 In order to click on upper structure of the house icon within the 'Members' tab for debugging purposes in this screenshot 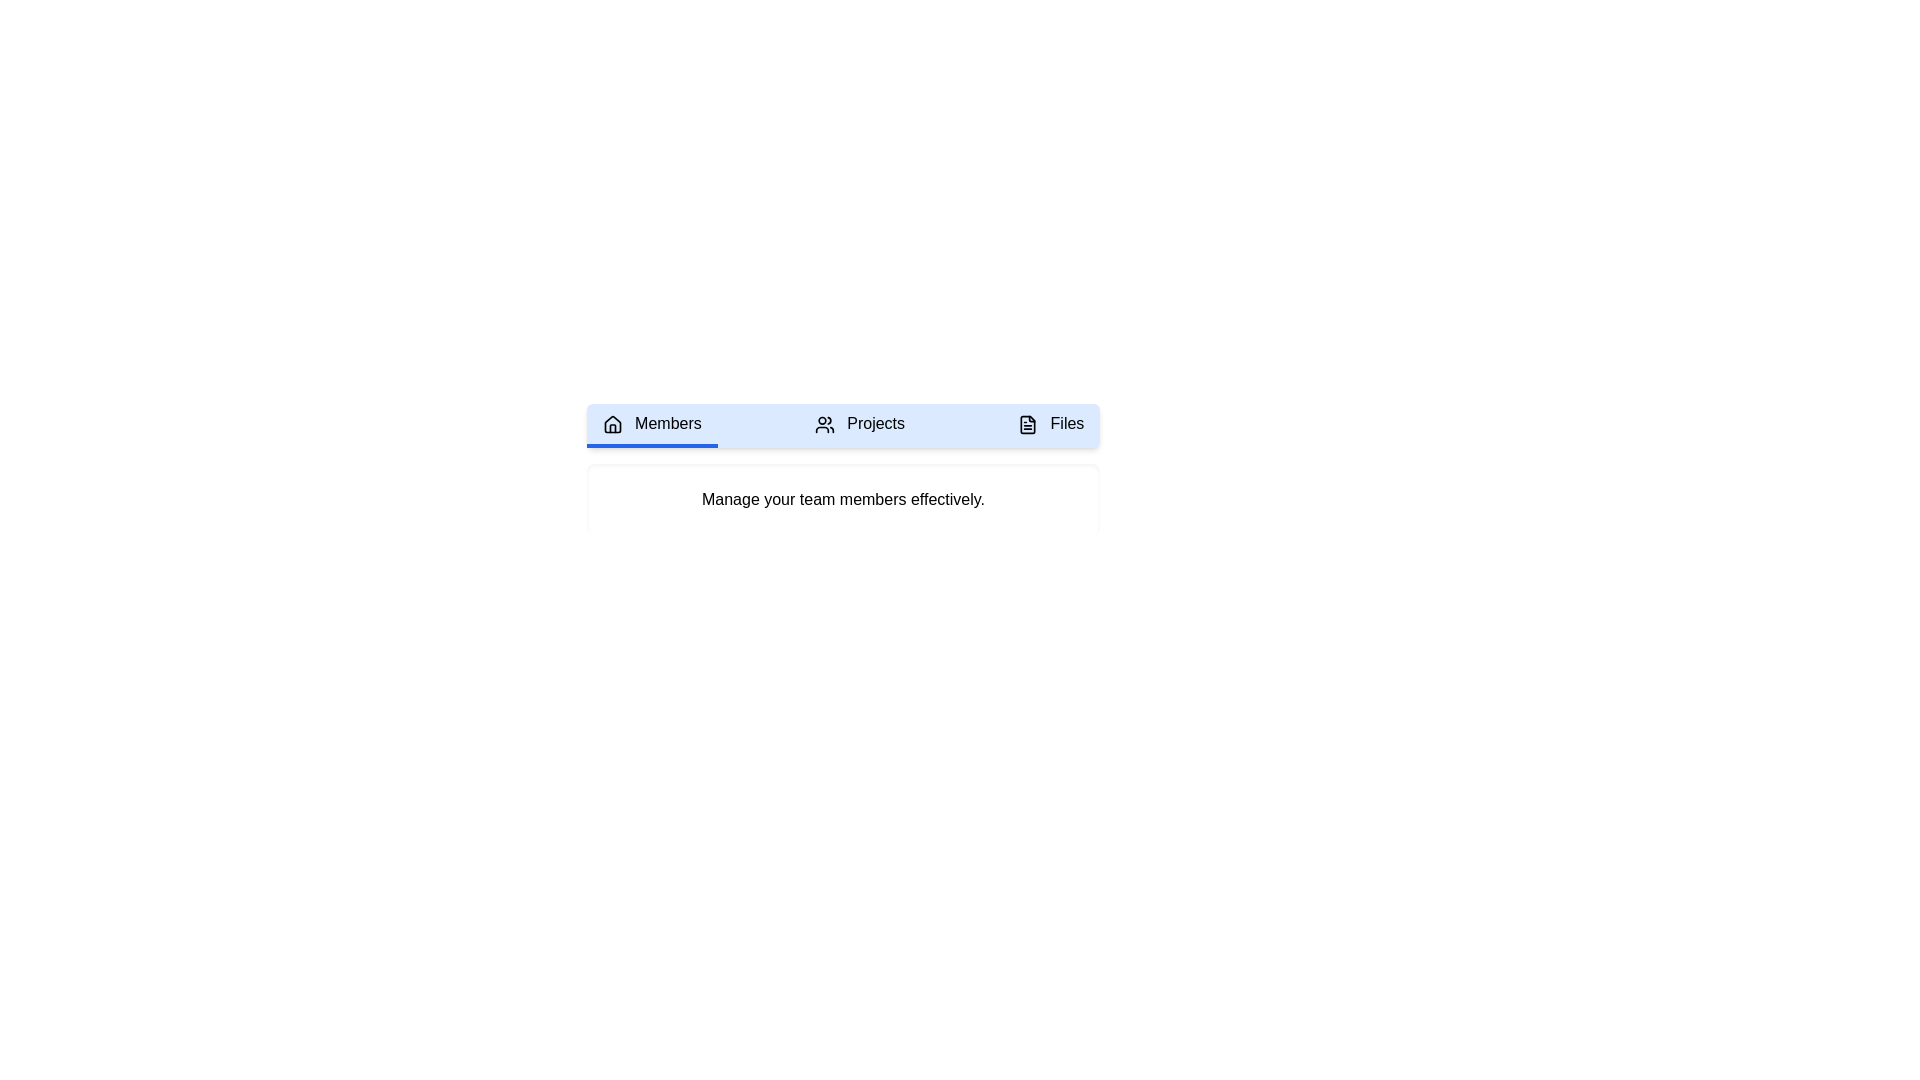, I will do `click(611, 423)`.